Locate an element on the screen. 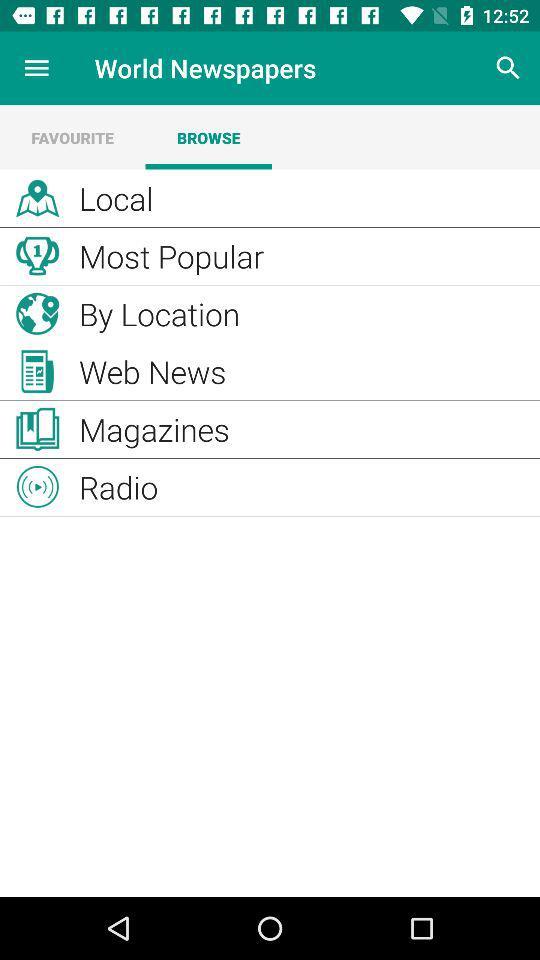  search news is located at coordinates (508, 68).